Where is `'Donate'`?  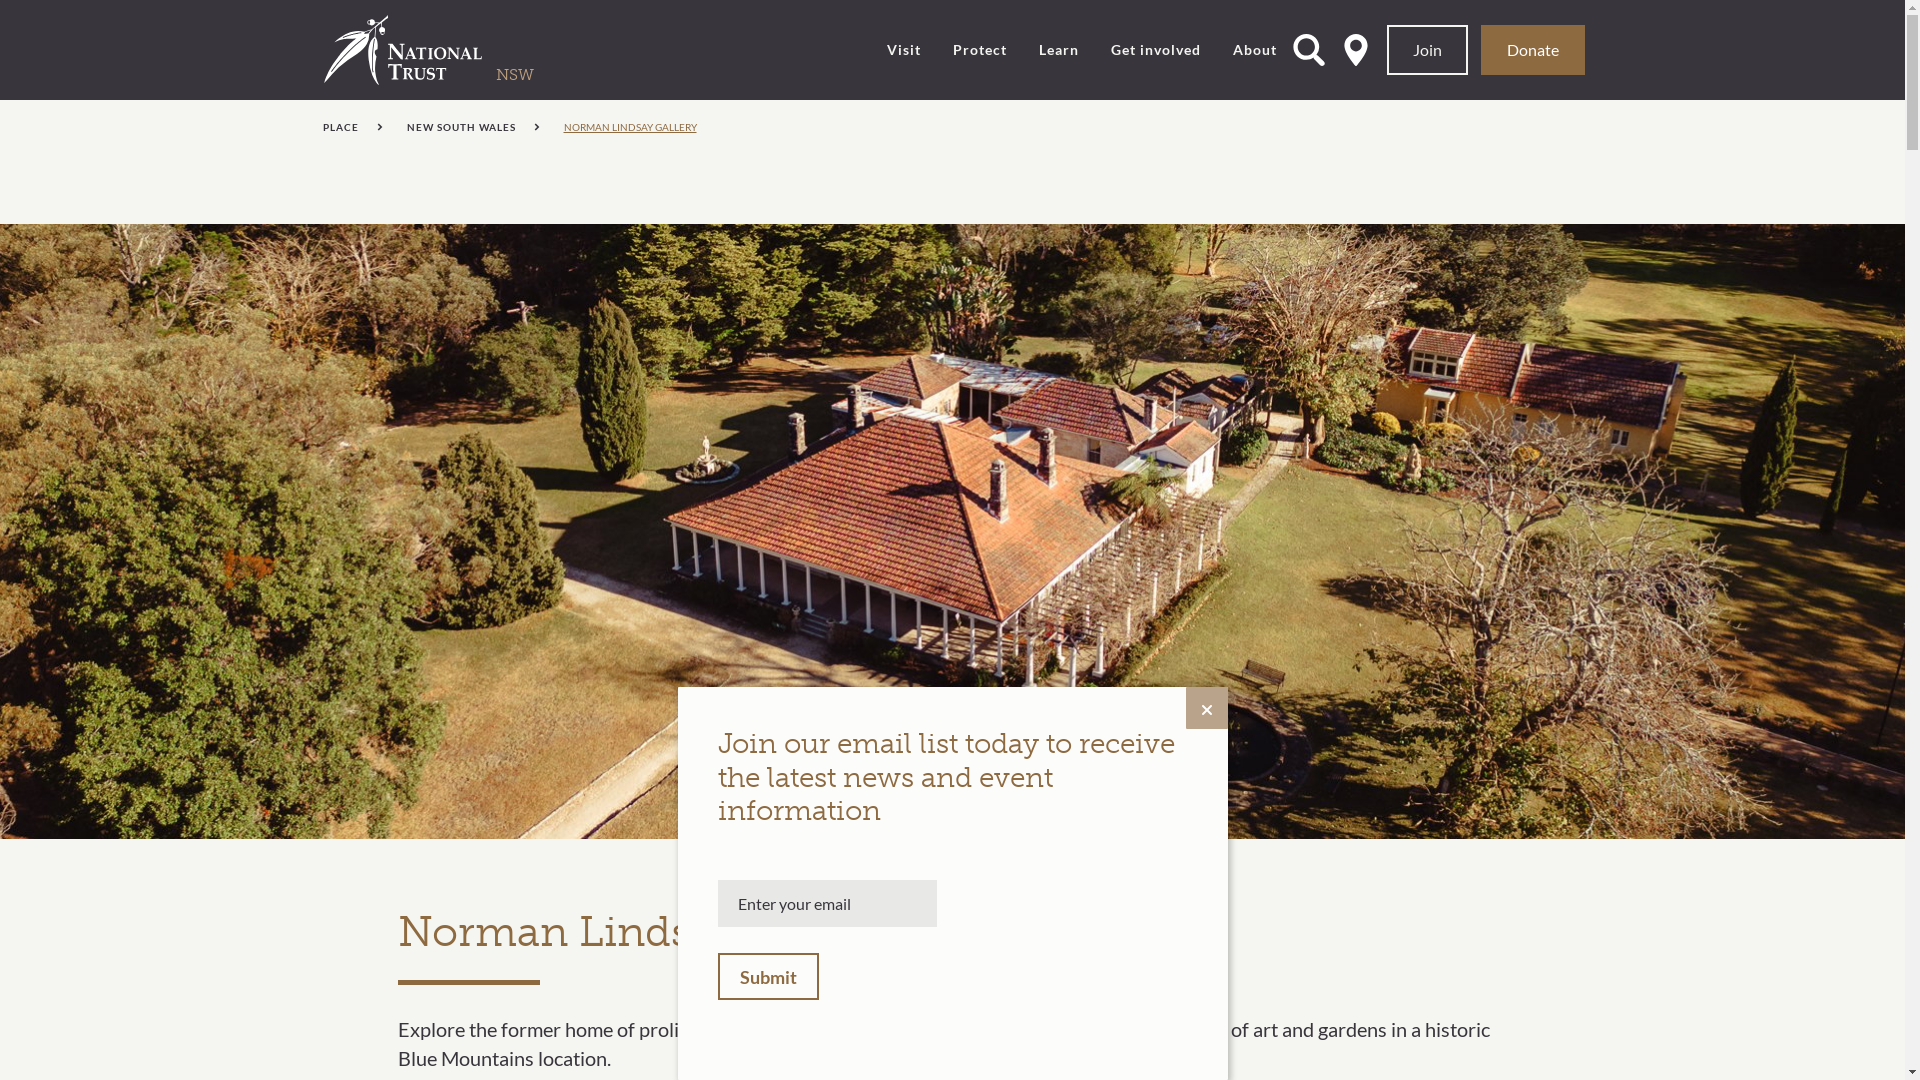
'Donate' is located at coordinates (1531, 49).